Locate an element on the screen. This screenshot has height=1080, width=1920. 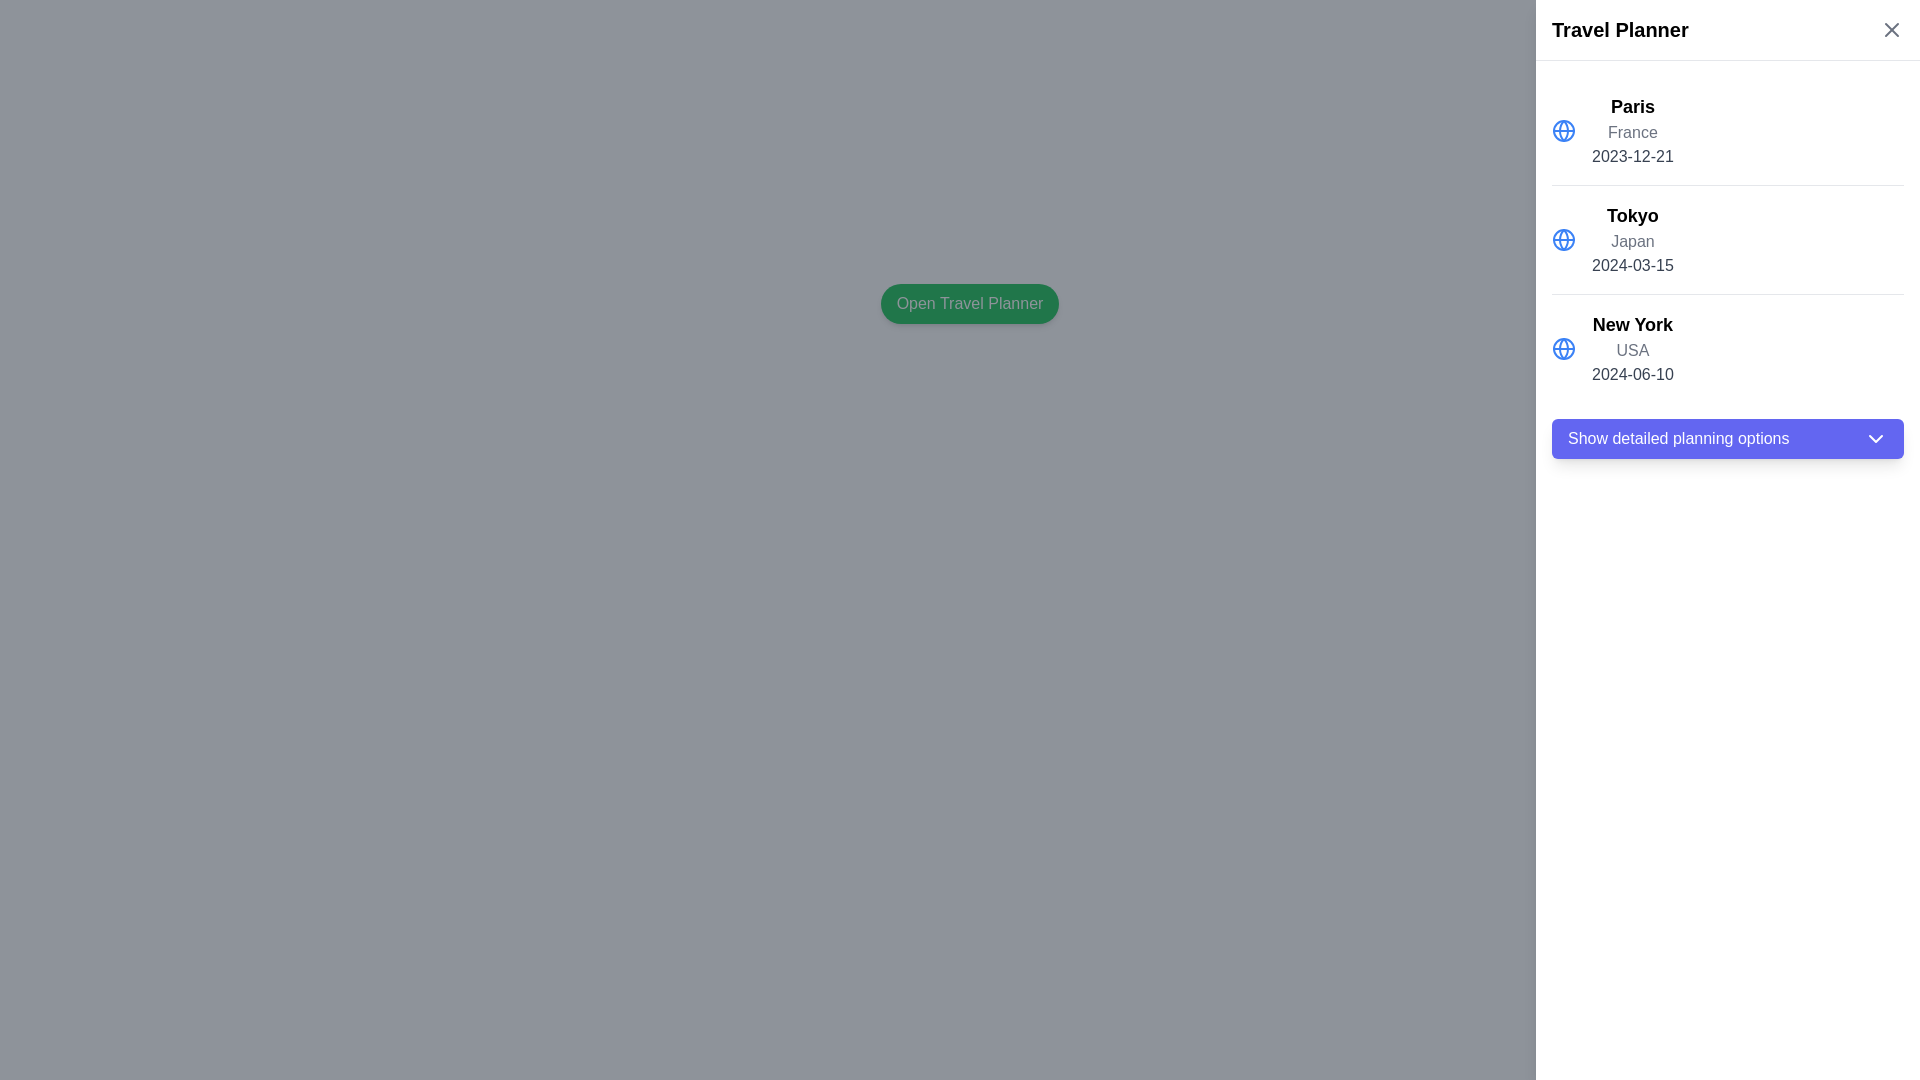
the static text label displaying 'Japan', which is located below the city name 'Tokyo' and above the date '2024-03-15' in the right-hand column of the 'Travel Planner' section is located at coordinates (1632, 241).